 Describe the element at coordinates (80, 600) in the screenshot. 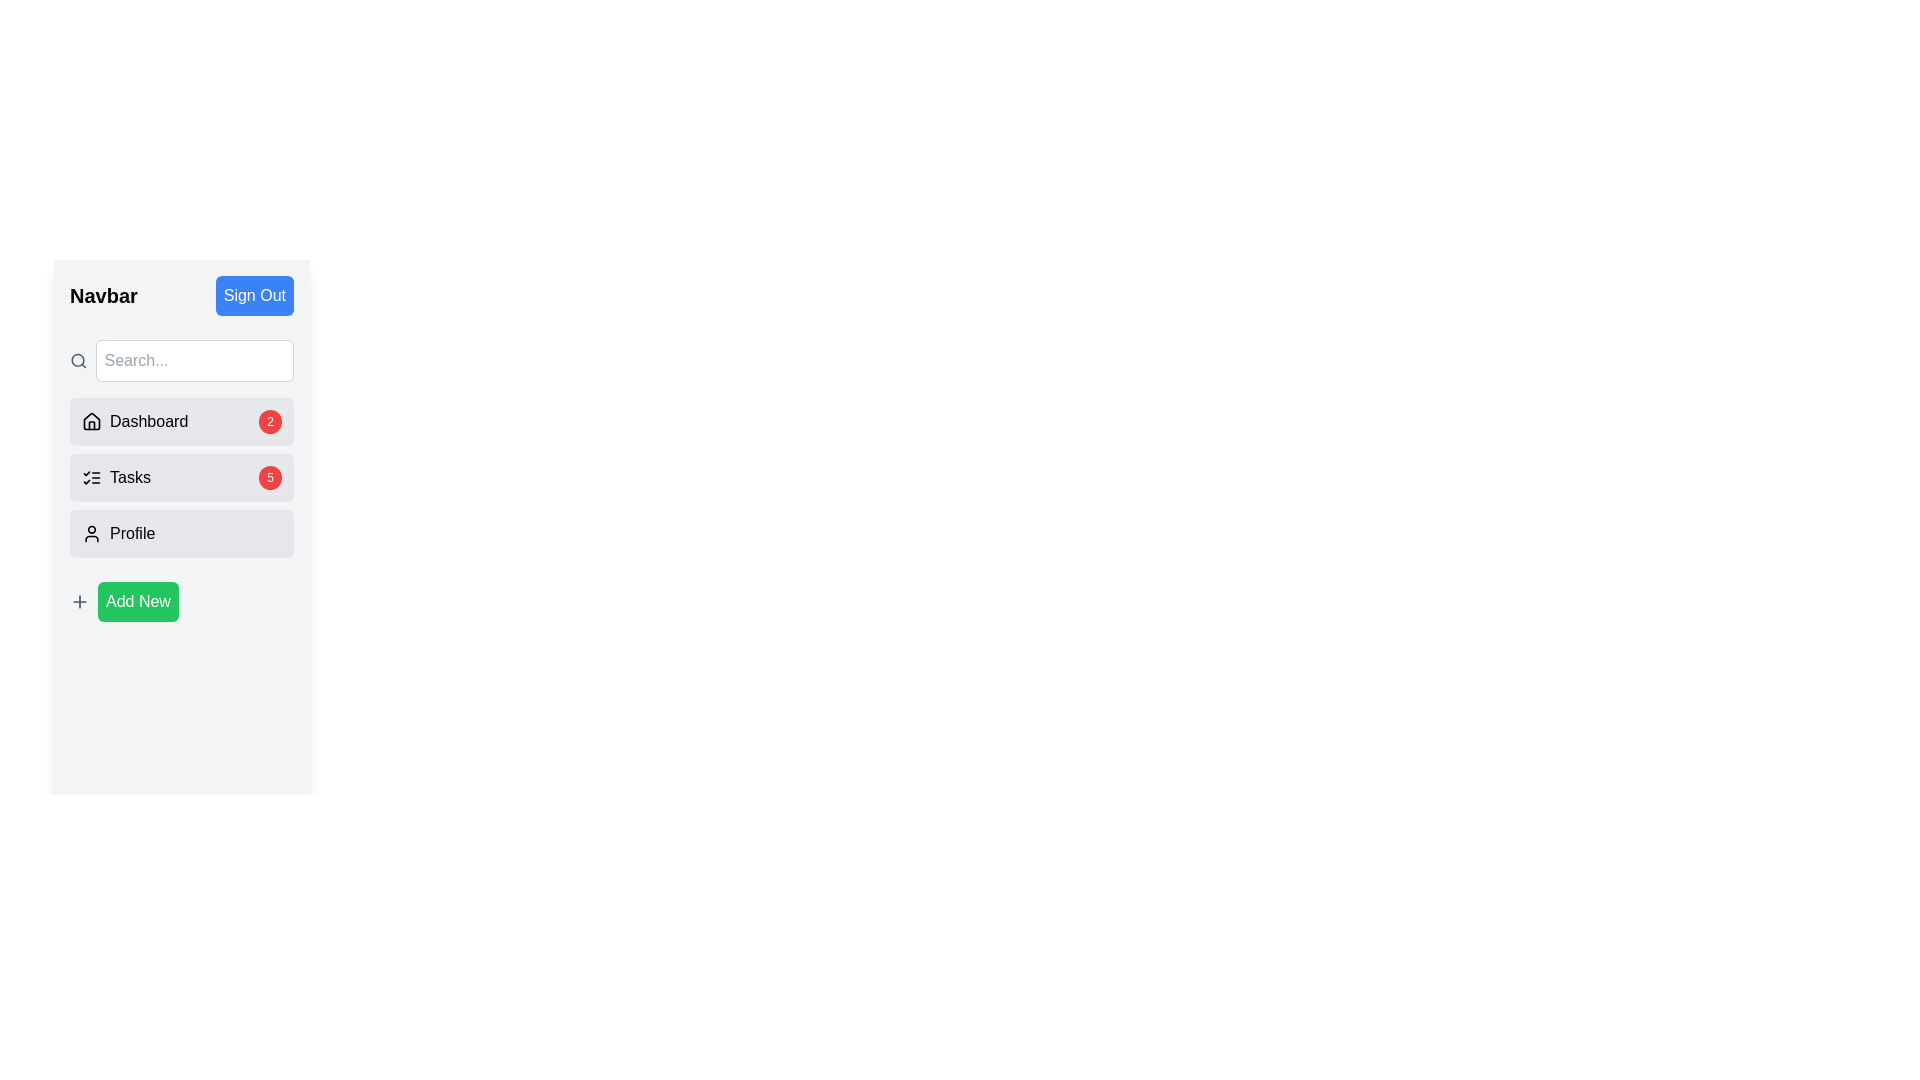

I see `the icon located at the bottom left part of the sidebar interface, which symbolizes the addition of a new item, adjacent to the 'Add New' button` at that location.